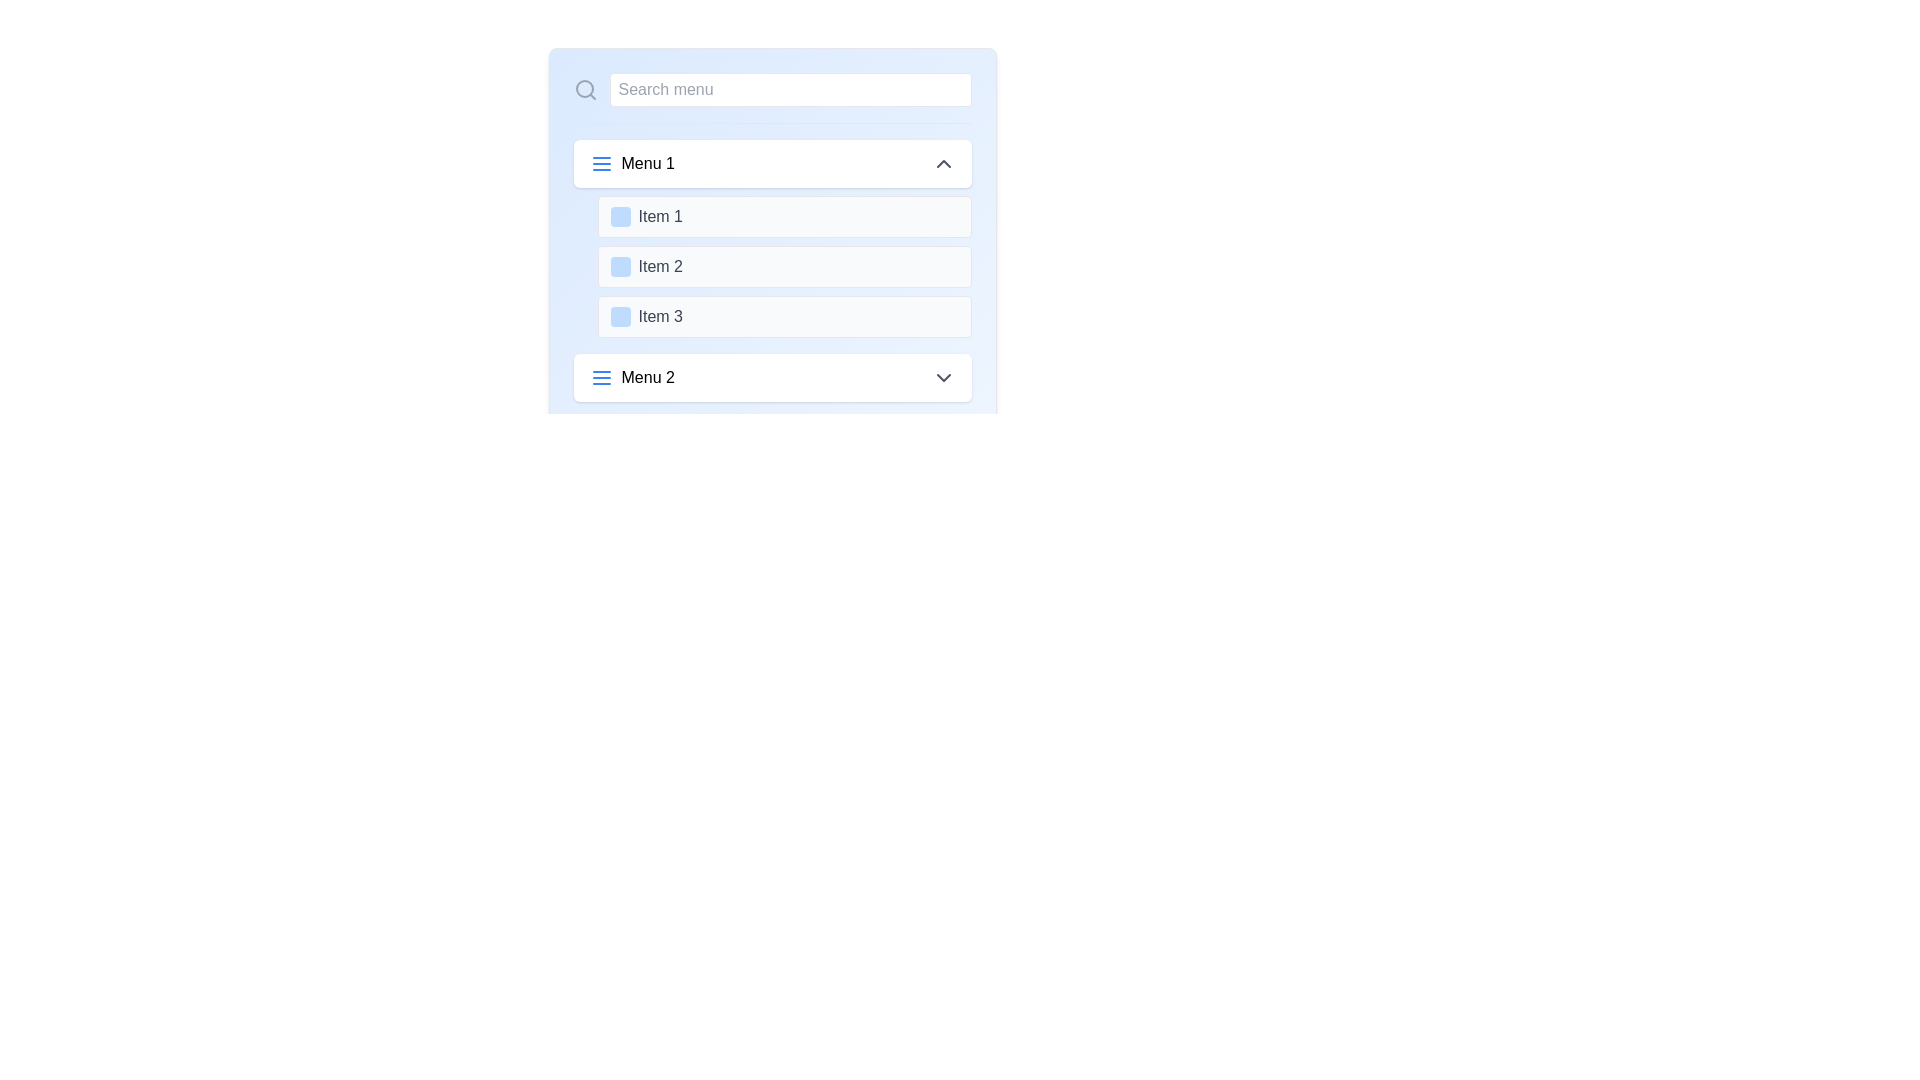  I want to click on the static text label 'Item 2' which is styled in gray and positioned next to a small blue square, so click(660, 265).